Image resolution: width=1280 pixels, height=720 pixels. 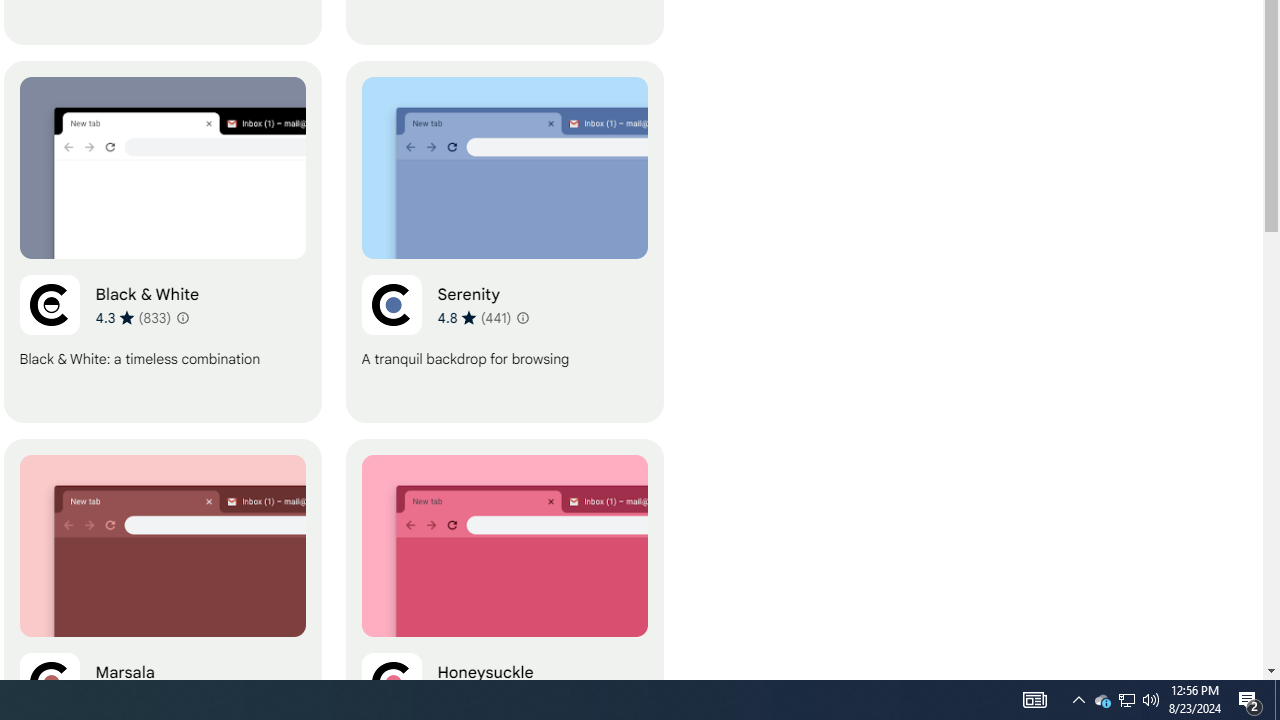 I want to click on 'Average rating 4.3 out of 5 stars. 833 ratings.', so click(x=132, y=316).